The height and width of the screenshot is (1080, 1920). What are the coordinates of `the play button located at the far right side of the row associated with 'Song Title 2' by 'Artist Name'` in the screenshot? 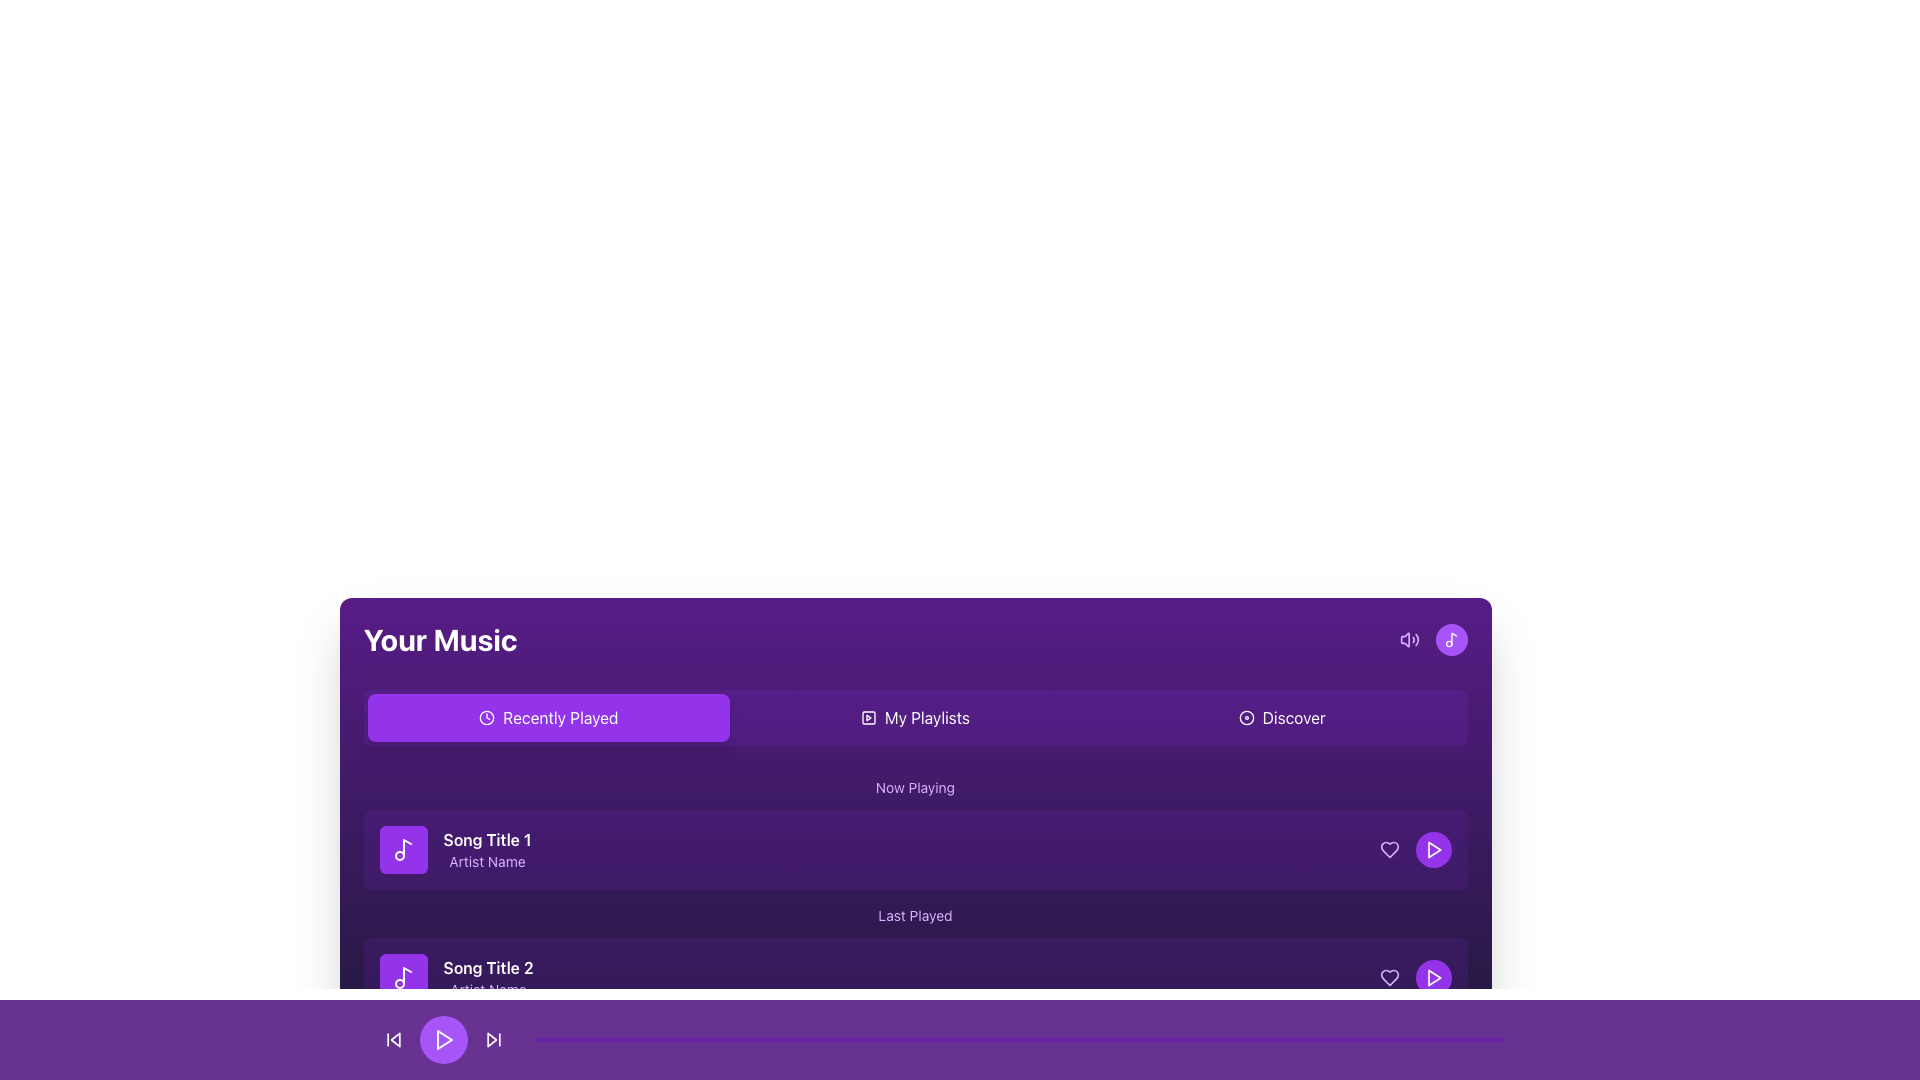 It's located at (1414, 977).